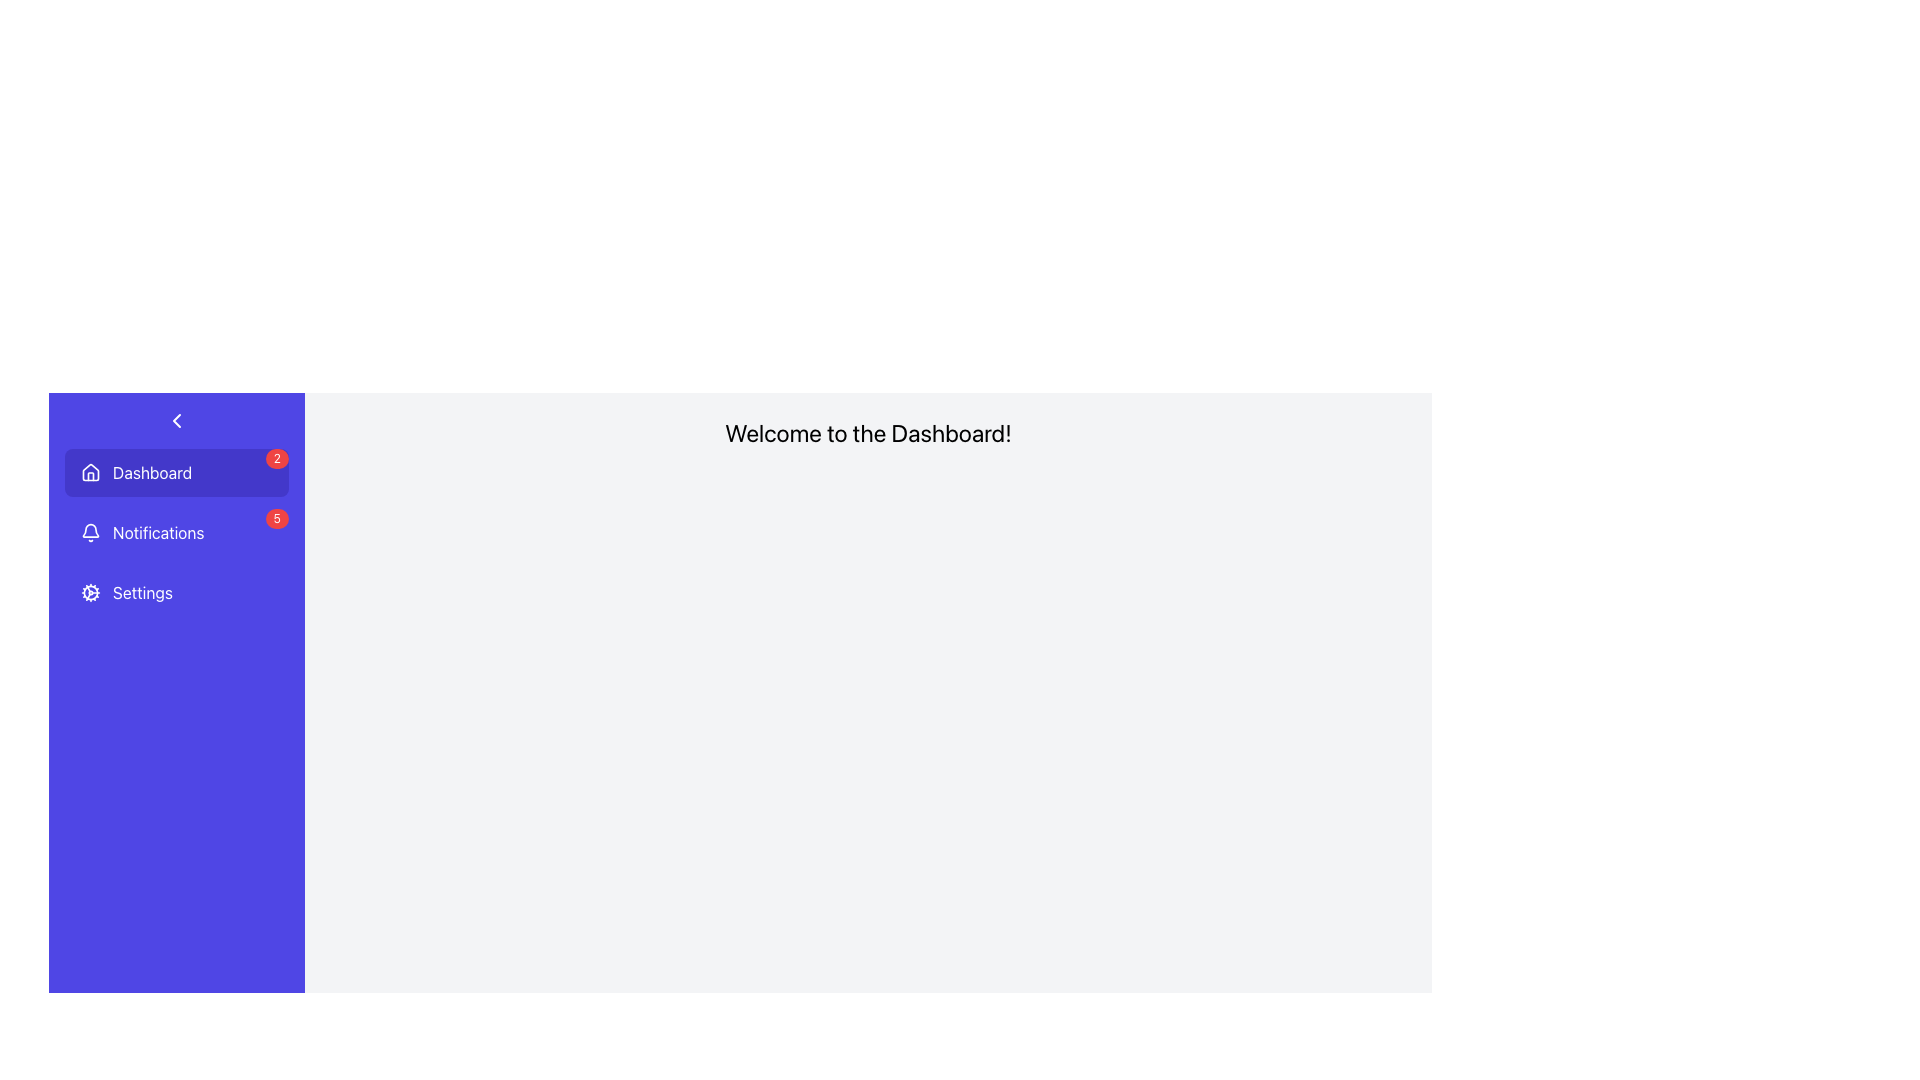 This screenshot has width=1920, height=1080. Describe the element at coordinates (141, 592) in the screenshot. I see `the 'Settings' text label in the vertical navigation sidebar, which is styled with white text on a vibrant blue background and is positioned below the 'Notifications' item` at that location.